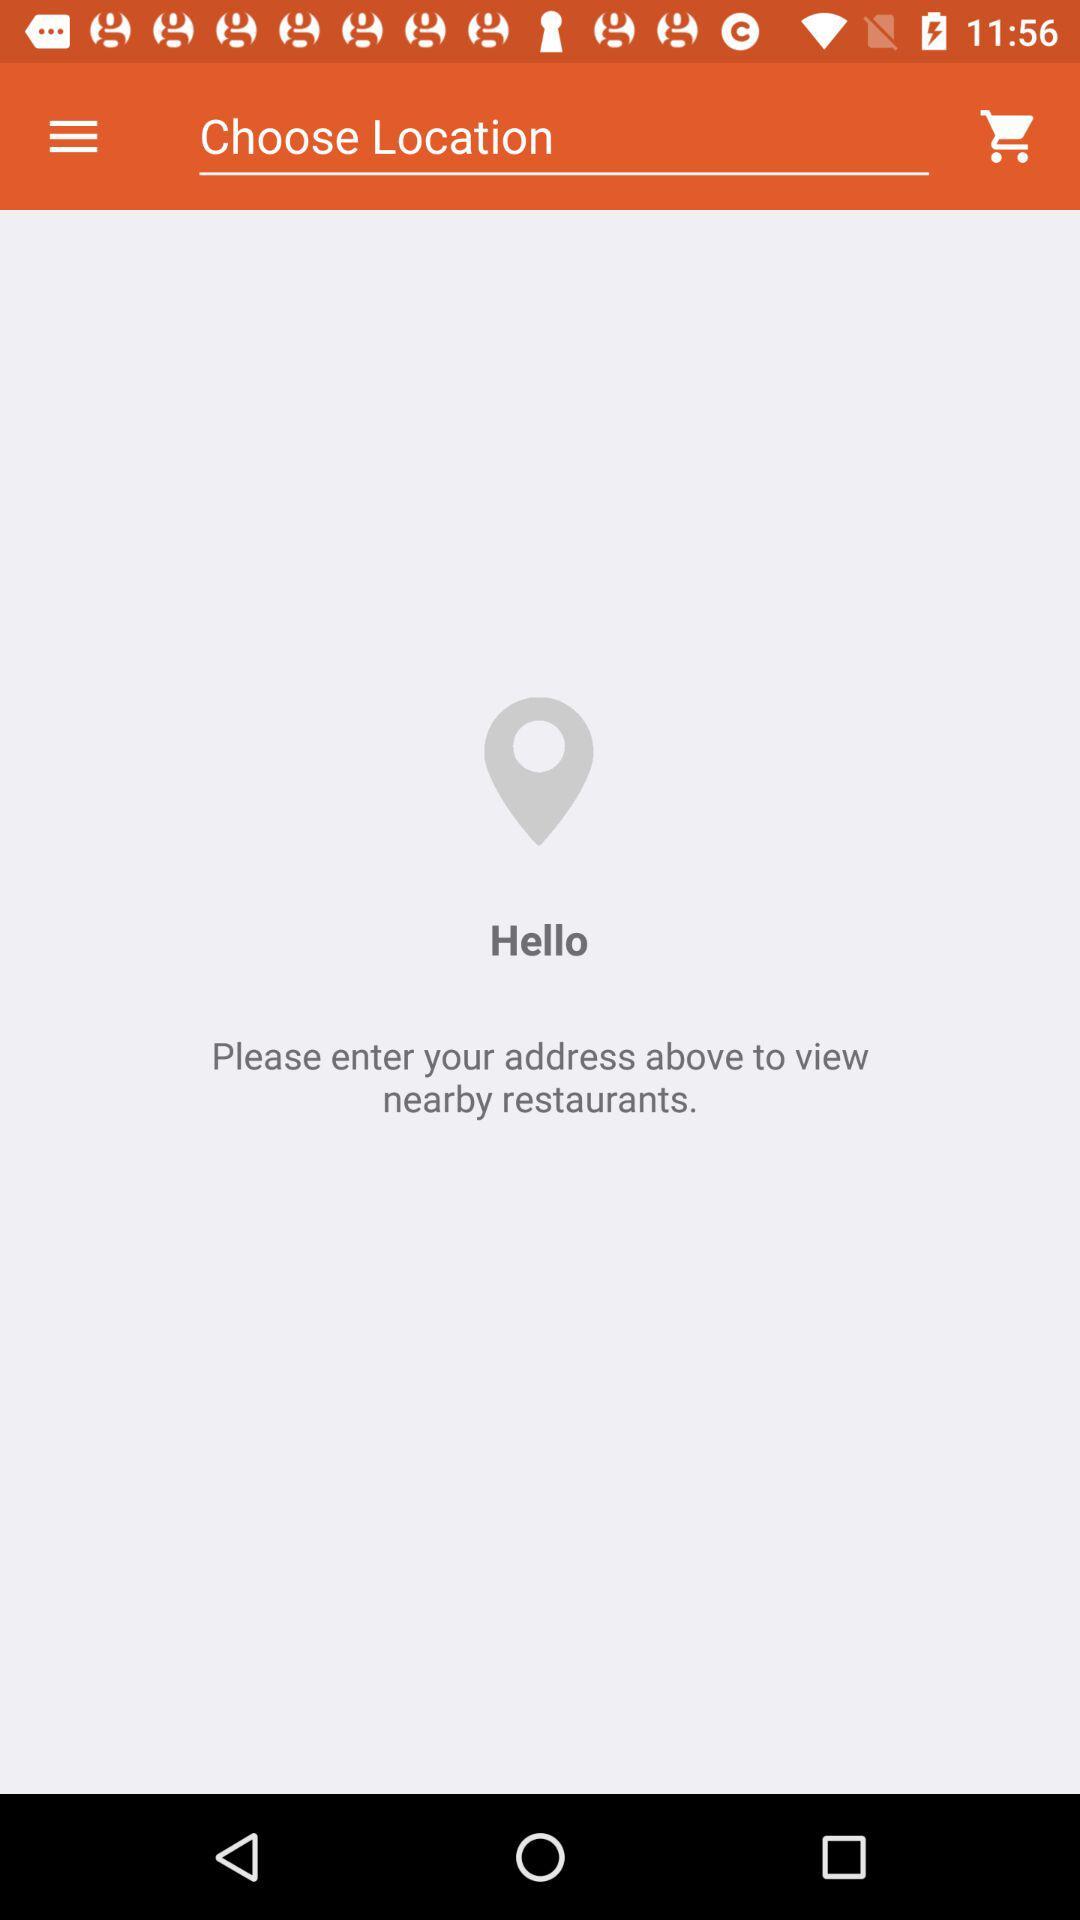 The width and height of the screenshot is (1080, 1920). What do you see at coordinates (72, 135) in the screenshot?
I see `icon next to choose location icon` at bounding box center [72, 135].